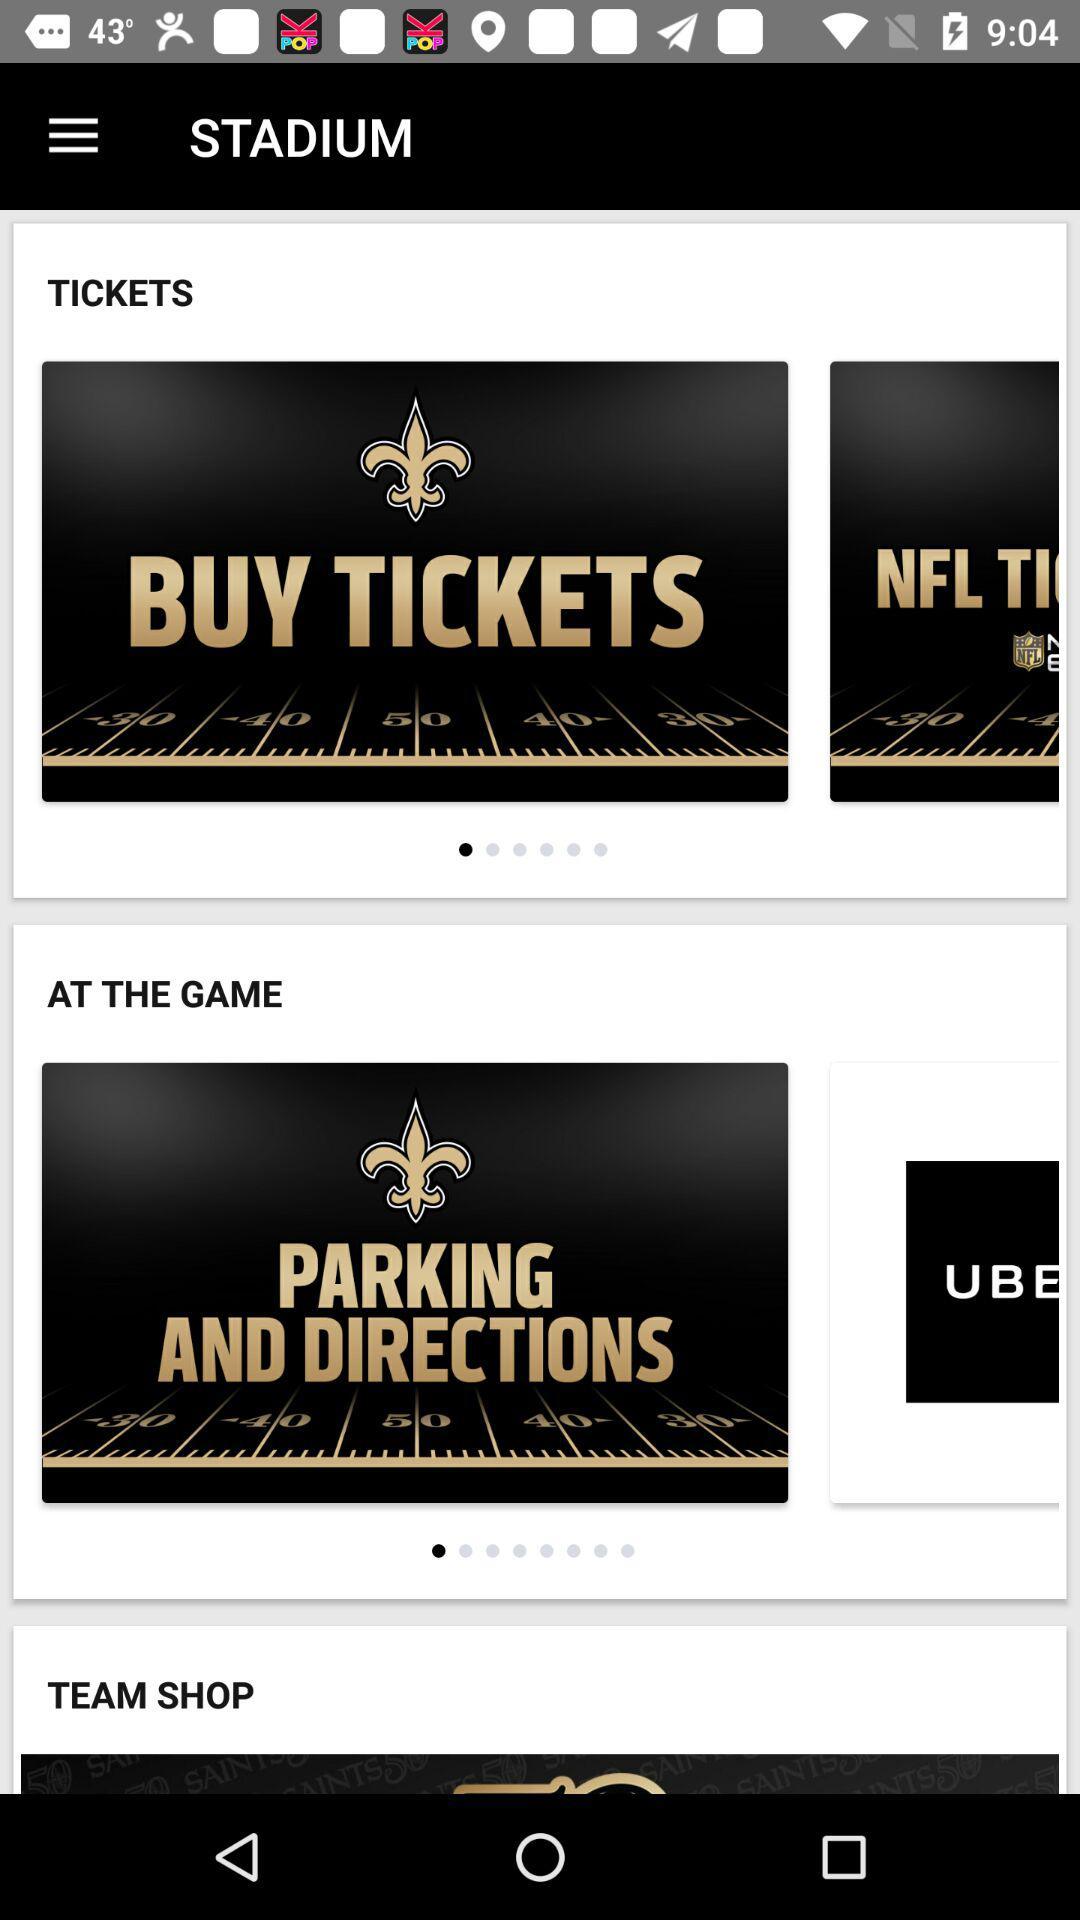  I want to click on icon next to stadium, so click(72, 135).